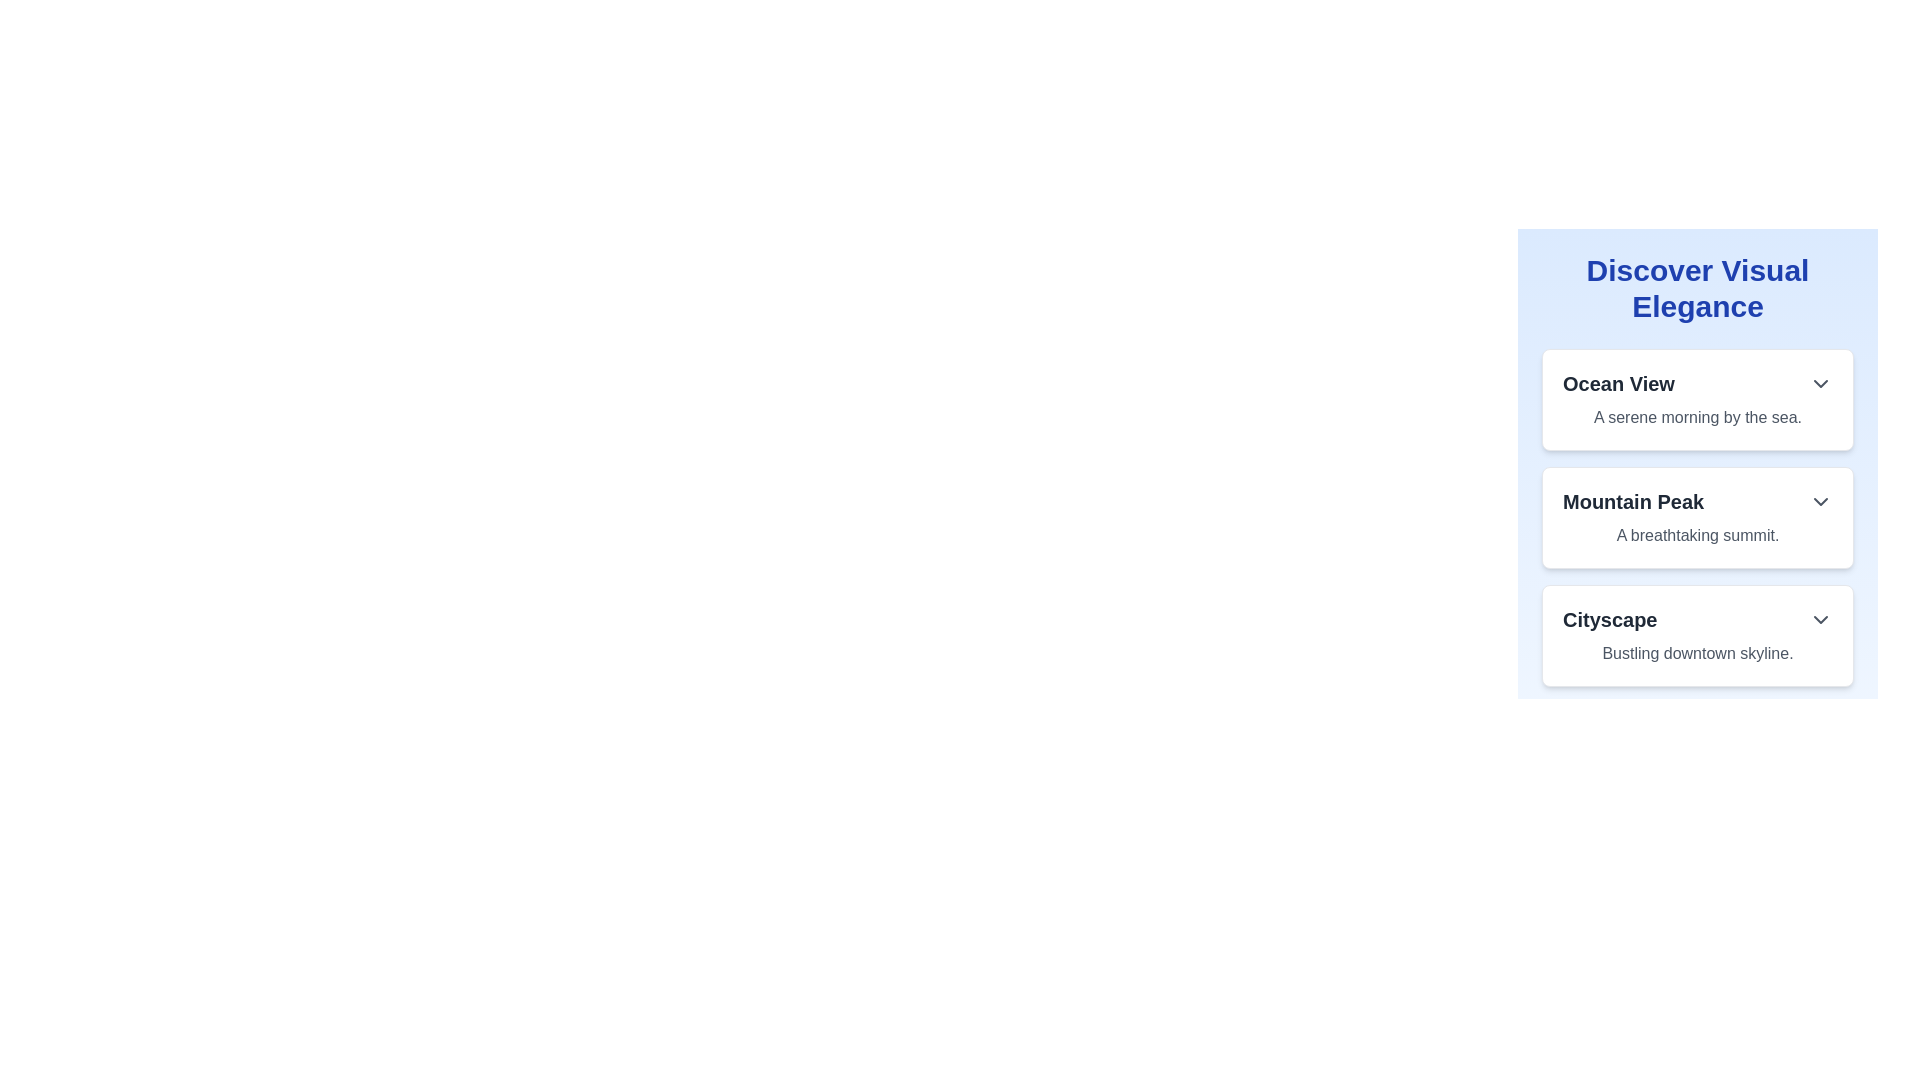 This screenshot has width=1920, height=1080. What do you see at coordinates (1633, 500) in the screenshot?
I see `the text label titled 'Mountain Peak', which is the main title of the second list item in a vertically aligned list` at bounding box center [1633, 500].